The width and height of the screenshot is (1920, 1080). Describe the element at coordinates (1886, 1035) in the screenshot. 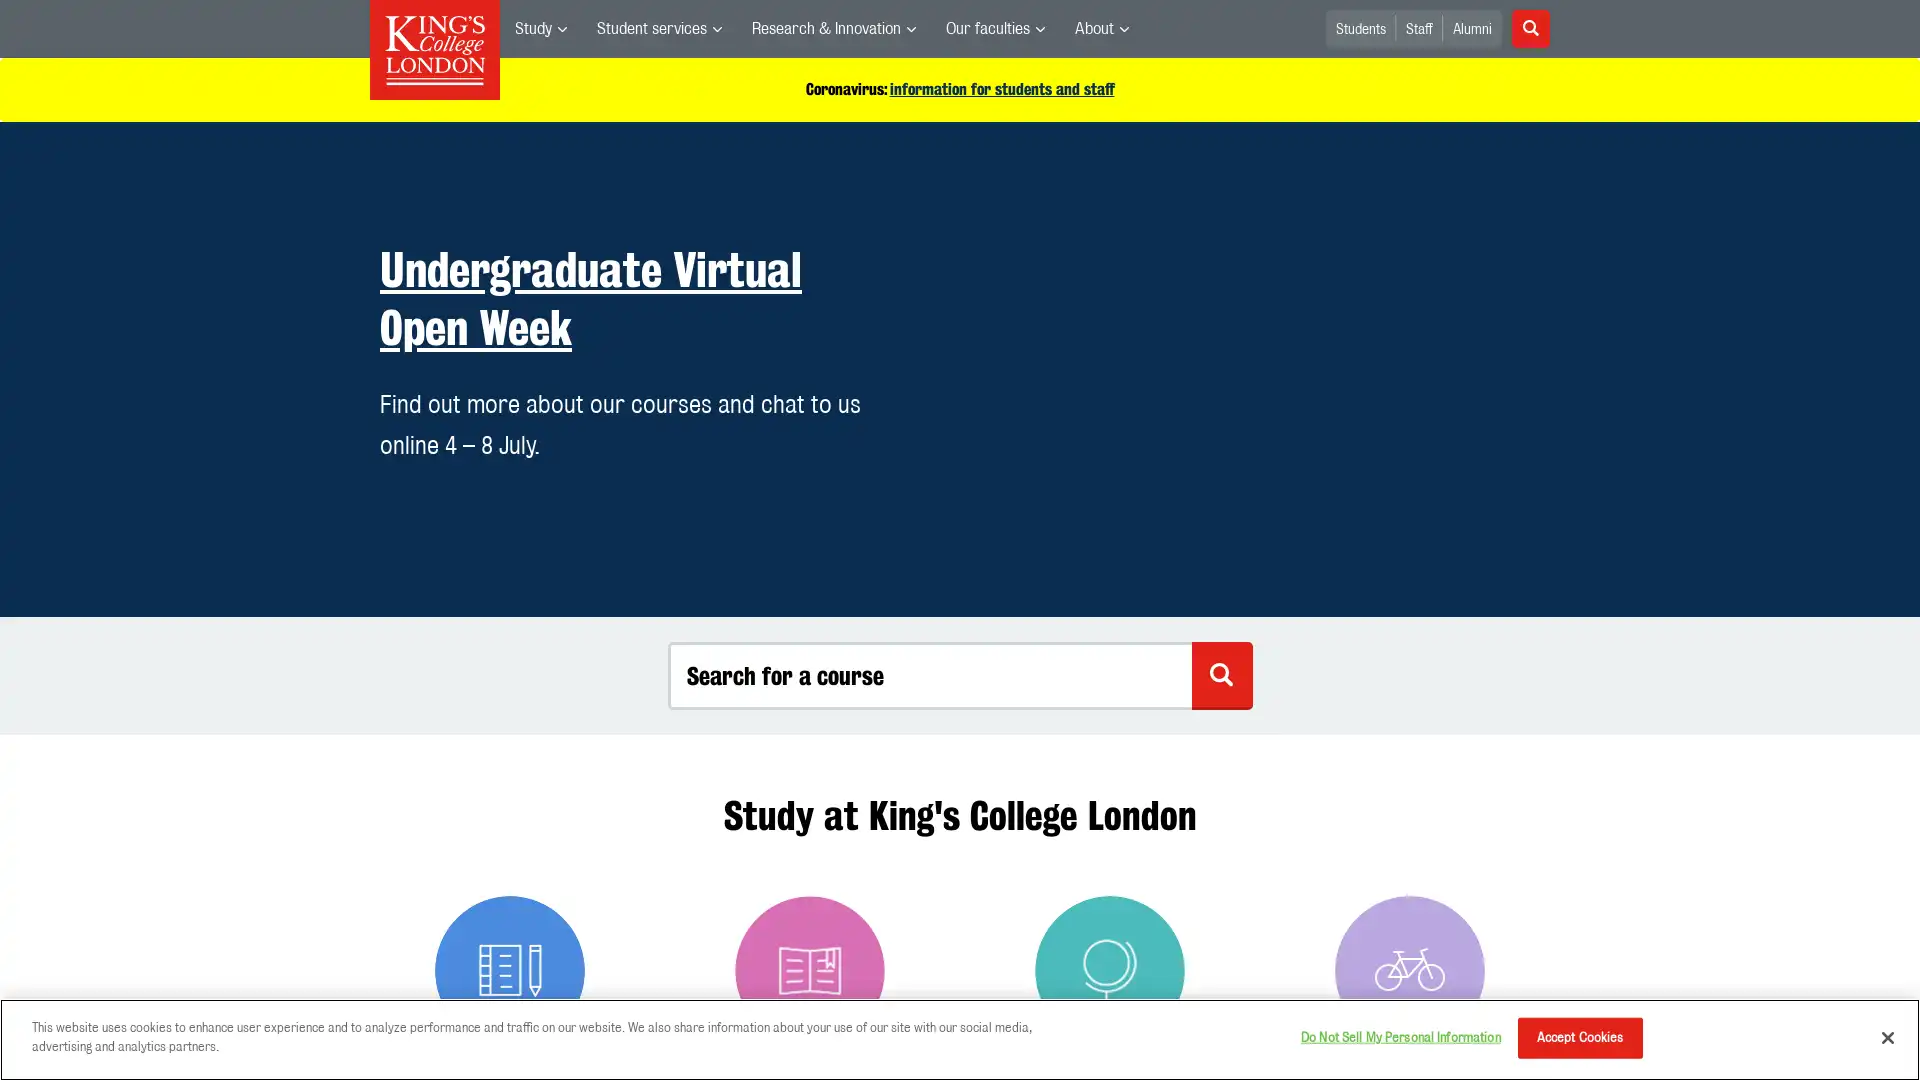

I see `Close` at that location.